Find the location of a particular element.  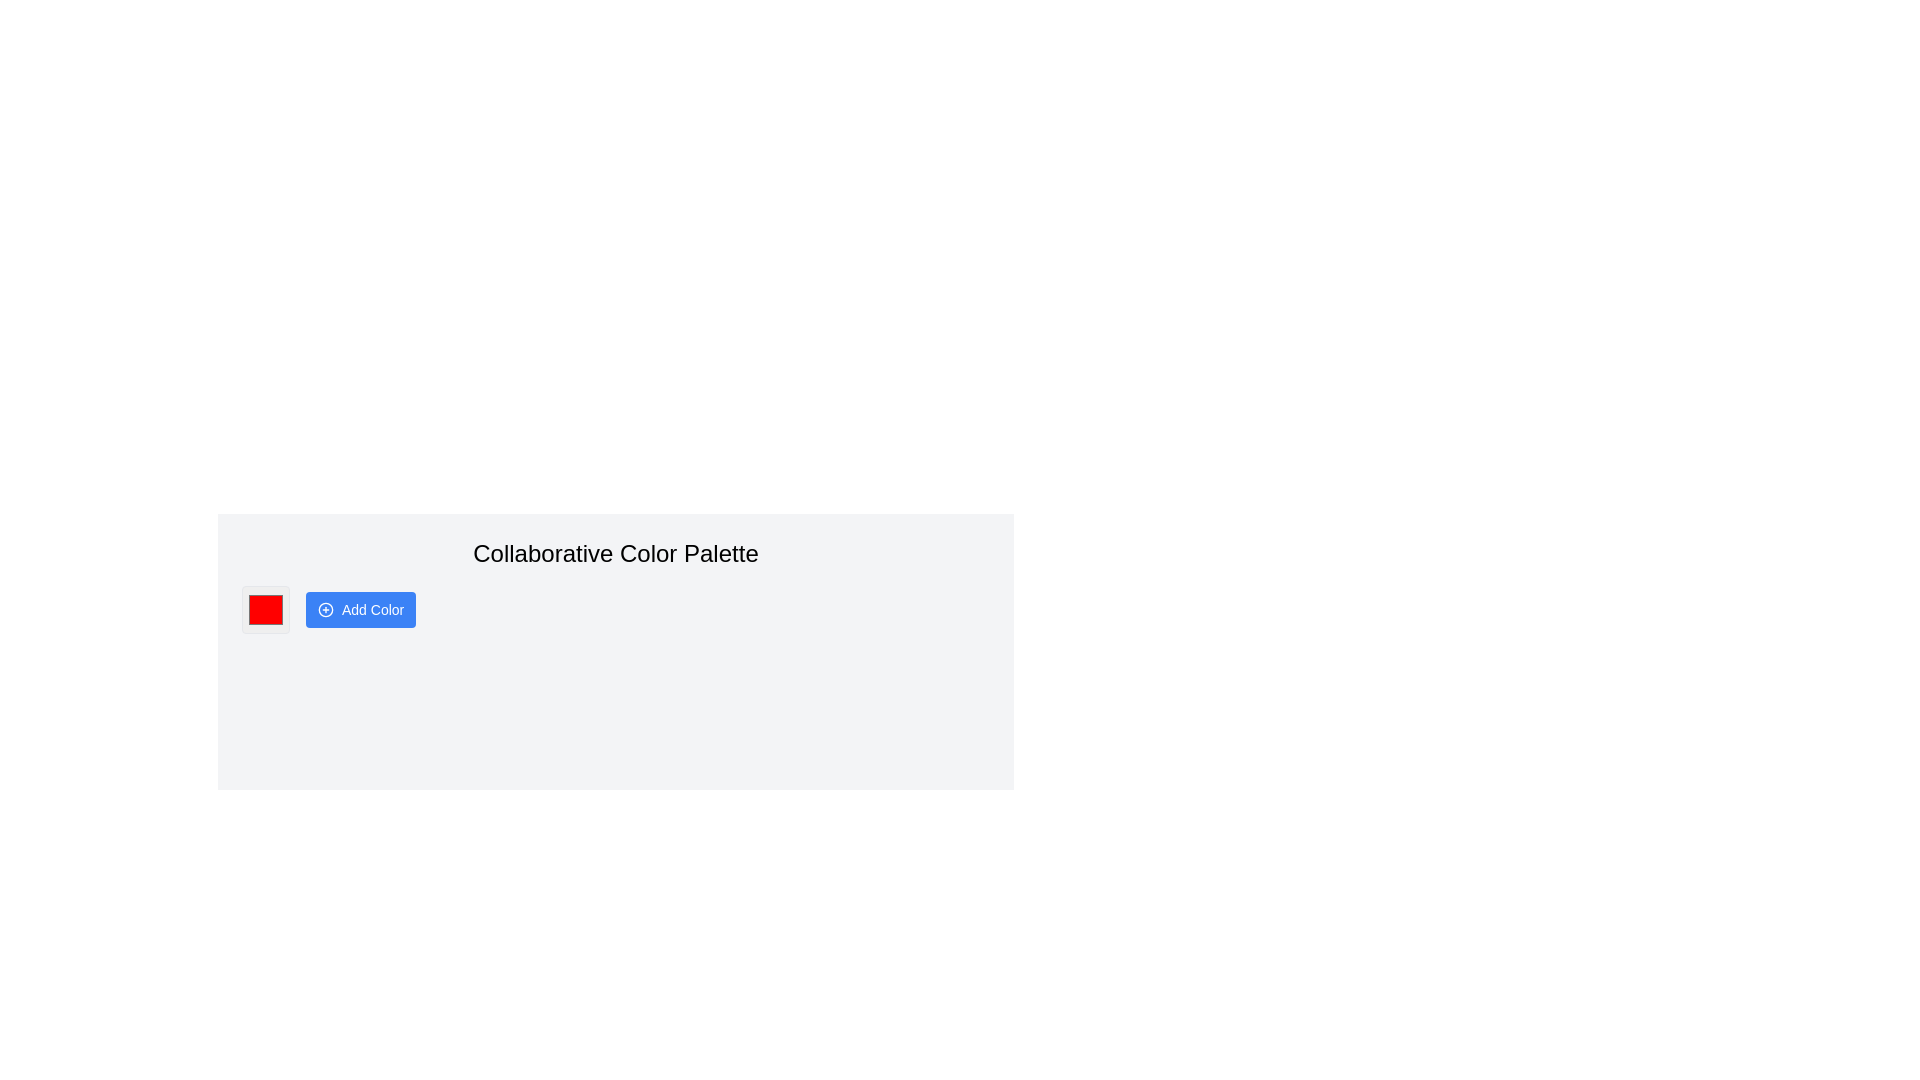

the 'Add Color' button located below the 'Collaborative Color Palette' text to change its appearance is located at coordinates (361, 608).